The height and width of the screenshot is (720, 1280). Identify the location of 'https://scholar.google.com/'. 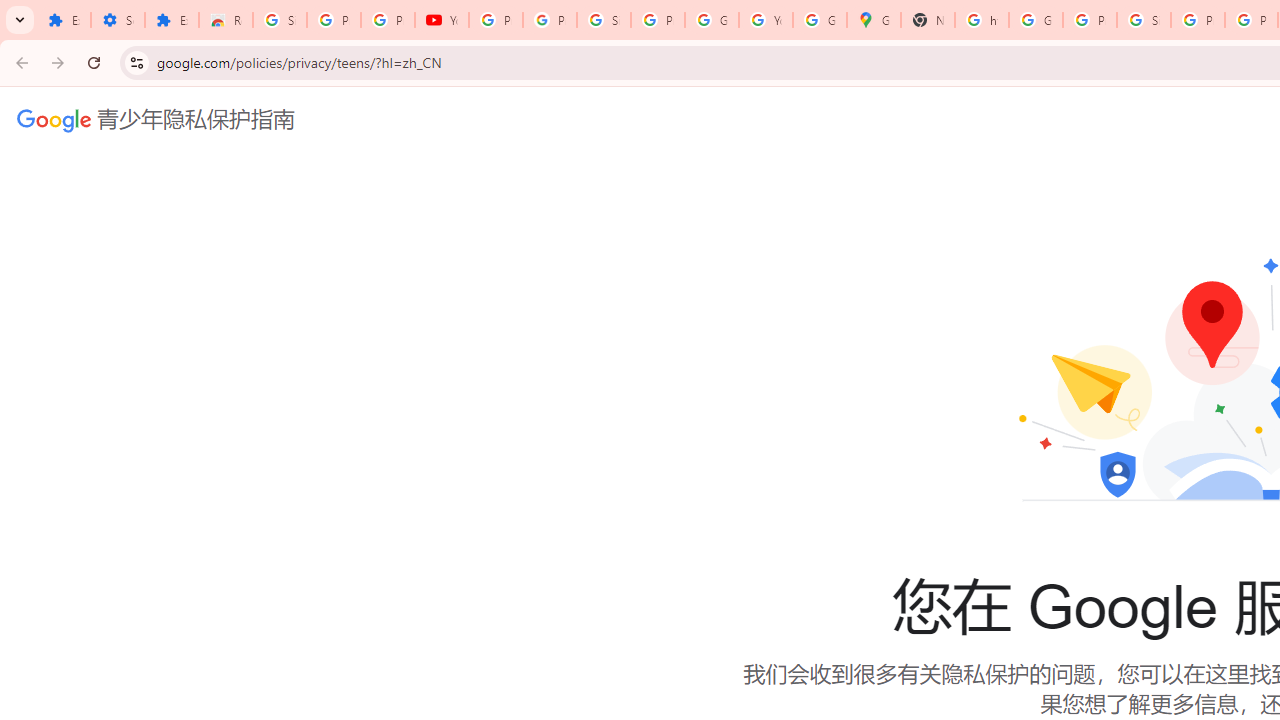
(981, 20).